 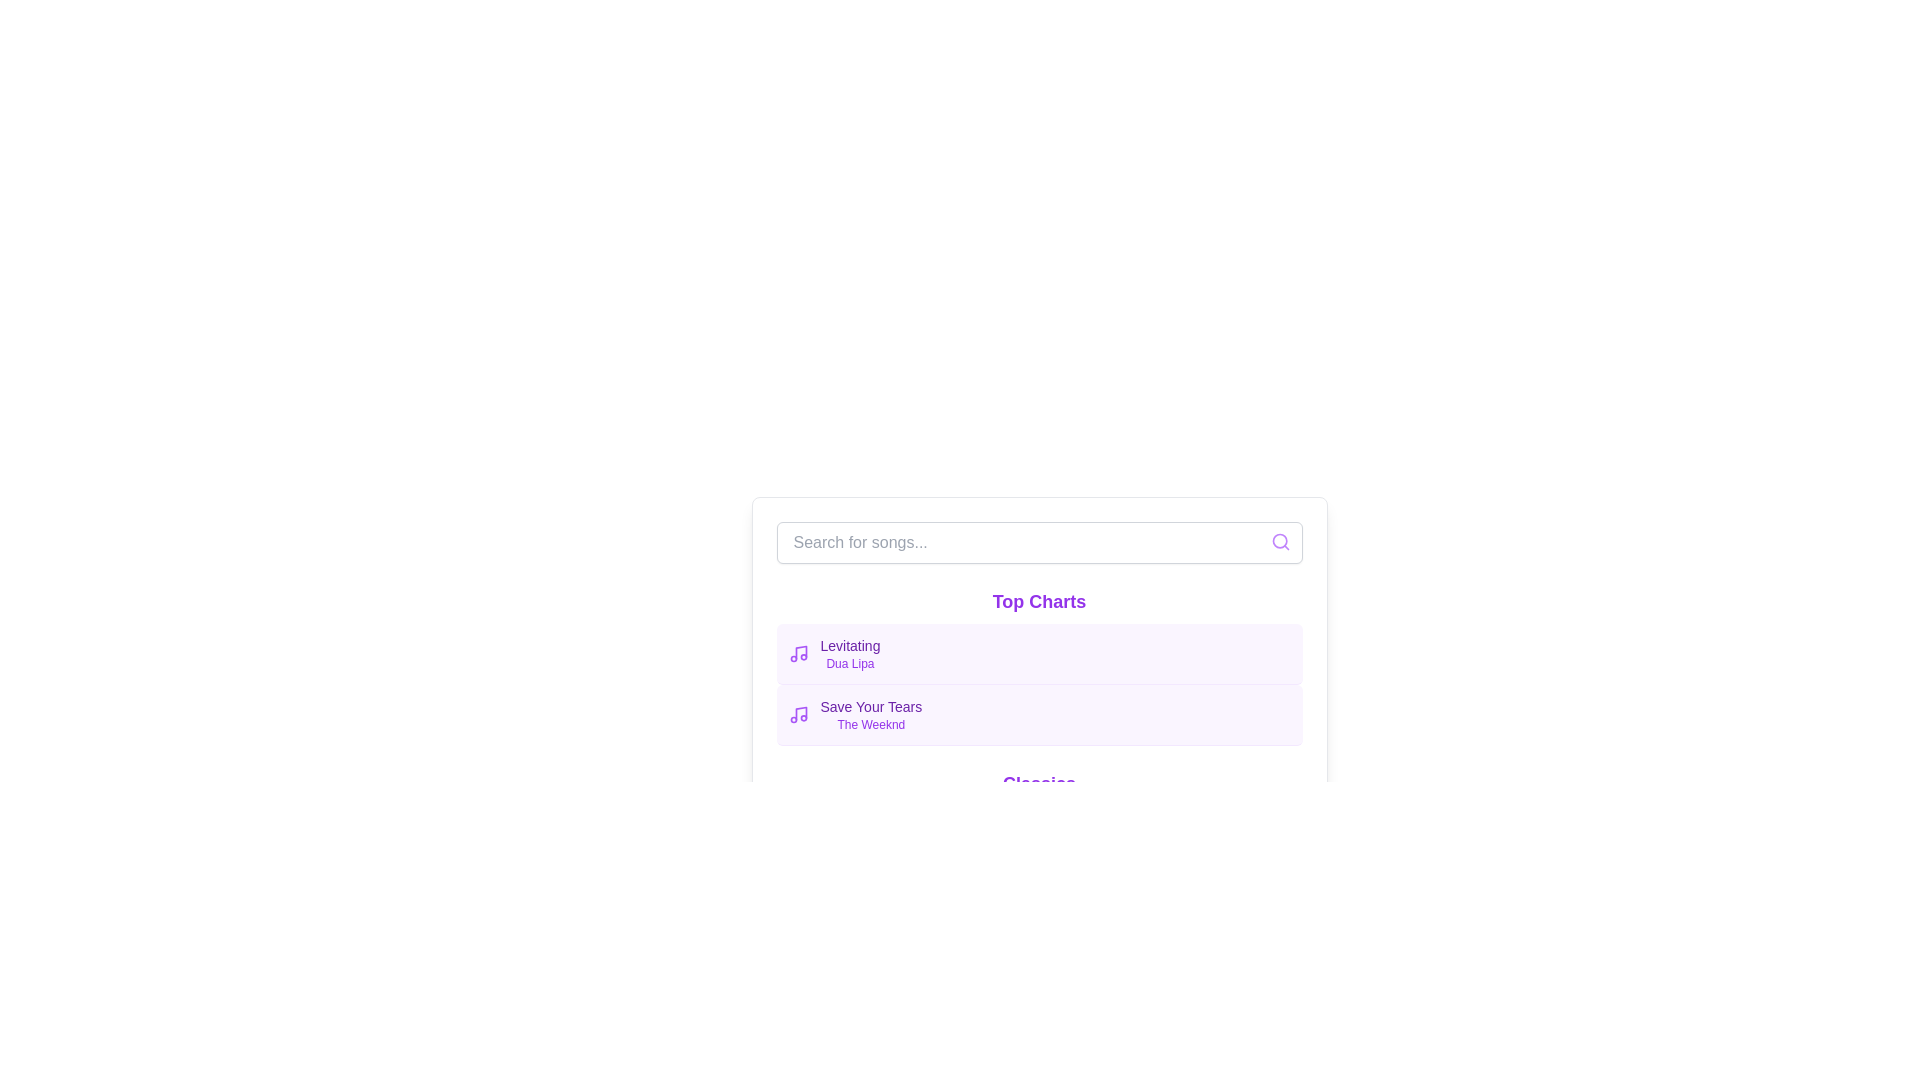 What do you see at coordinates (871, 725) in the screenshot?
I see `the text label displaying 'The Weeknd', which is styled in small size and purple color, positioned below 'Save Your Tears' in the 'Top Charts' list` at bounding box center [871, 725].